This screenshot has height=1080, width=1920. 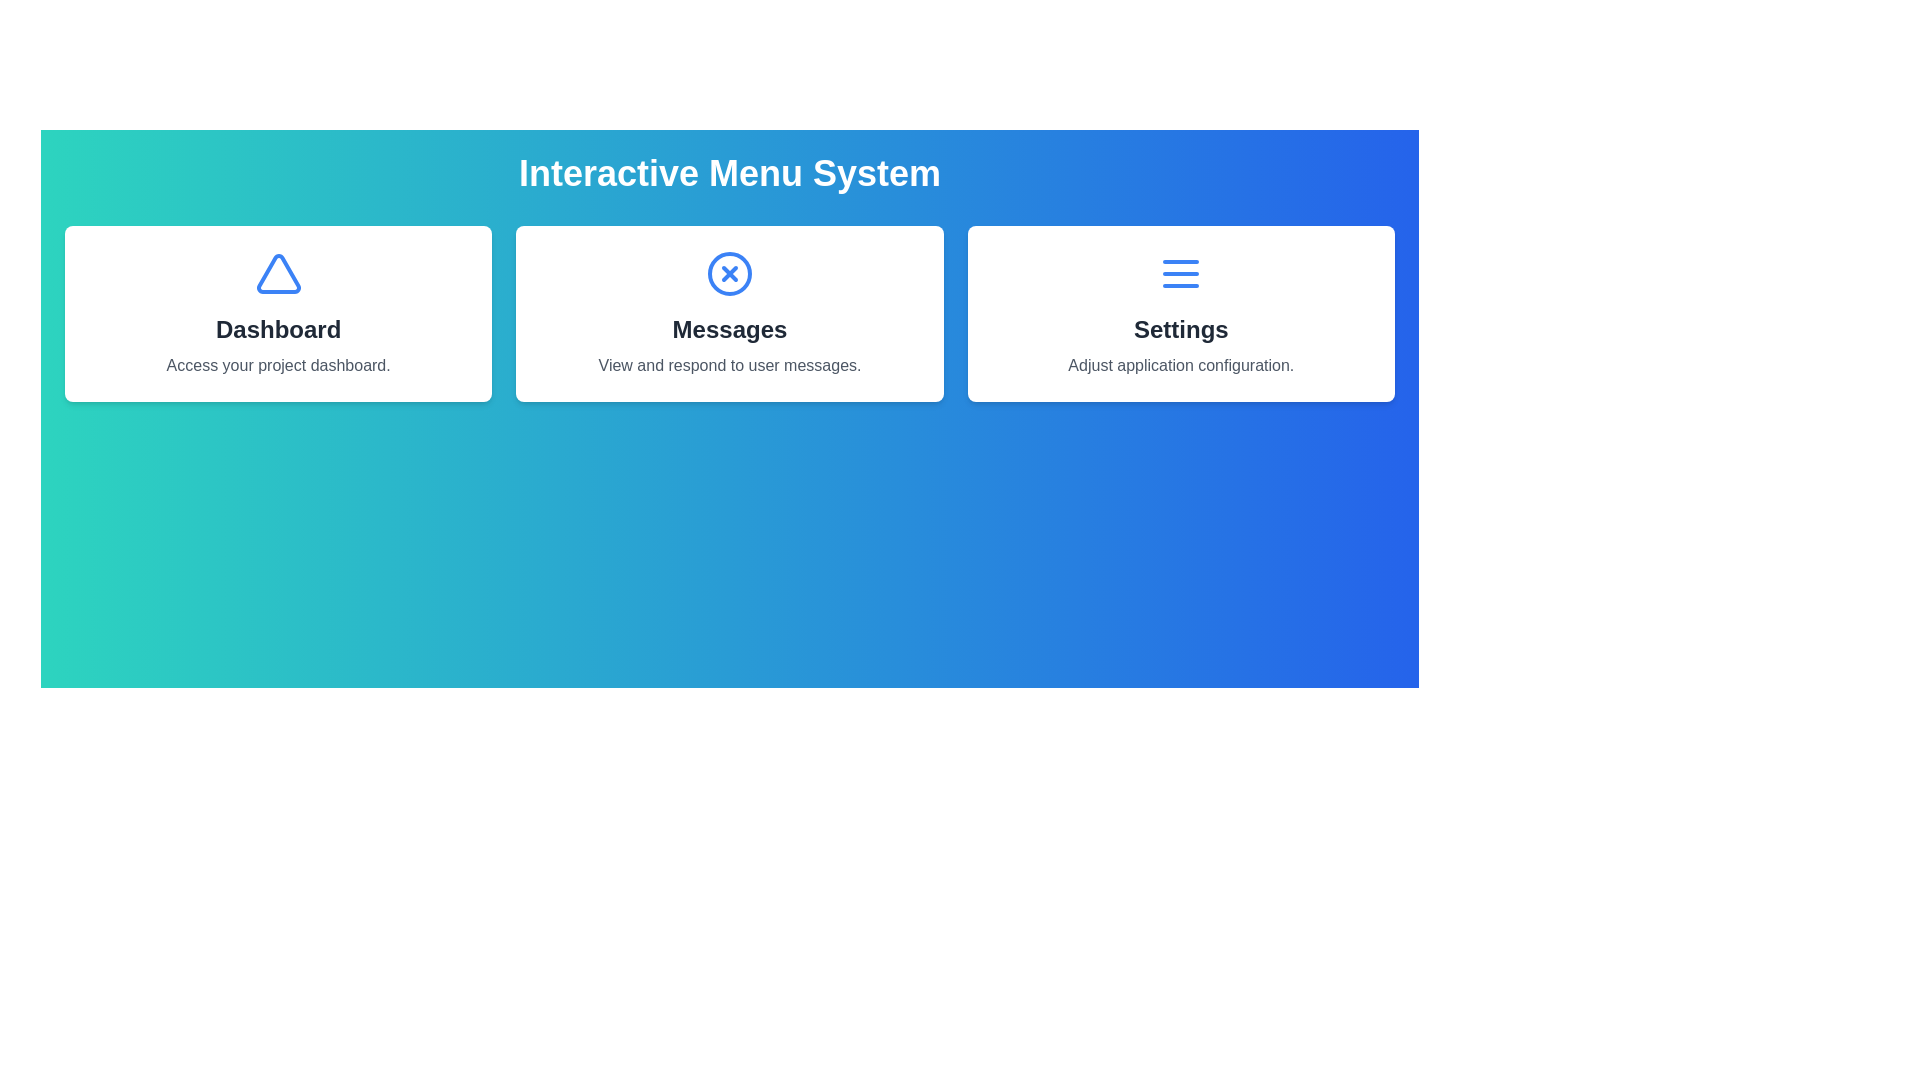 I want to click on the circular icon with a blue border and a blue 'X' symbol at its center, located in the center of the Messages section above the text 'Messages', so click(x=728, y=273).